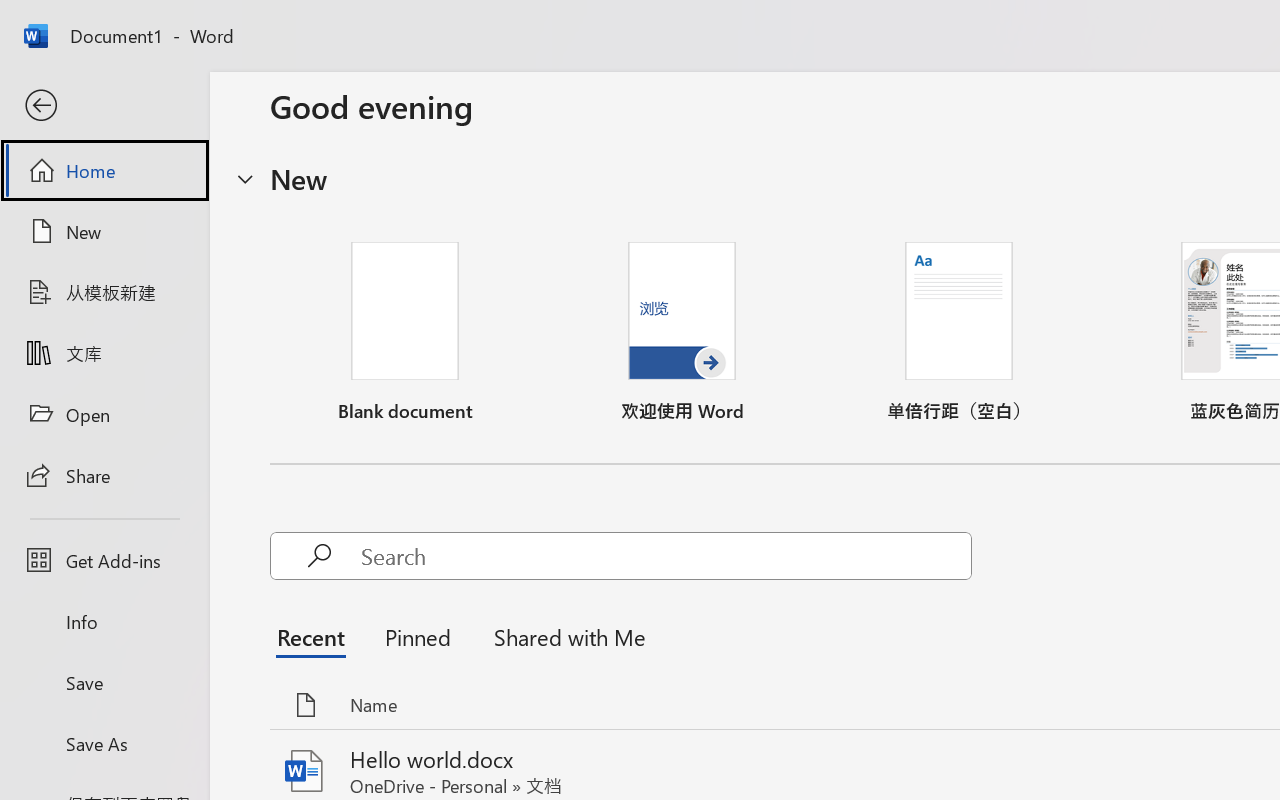  I want to click on 'Recent', so click(315, 635).